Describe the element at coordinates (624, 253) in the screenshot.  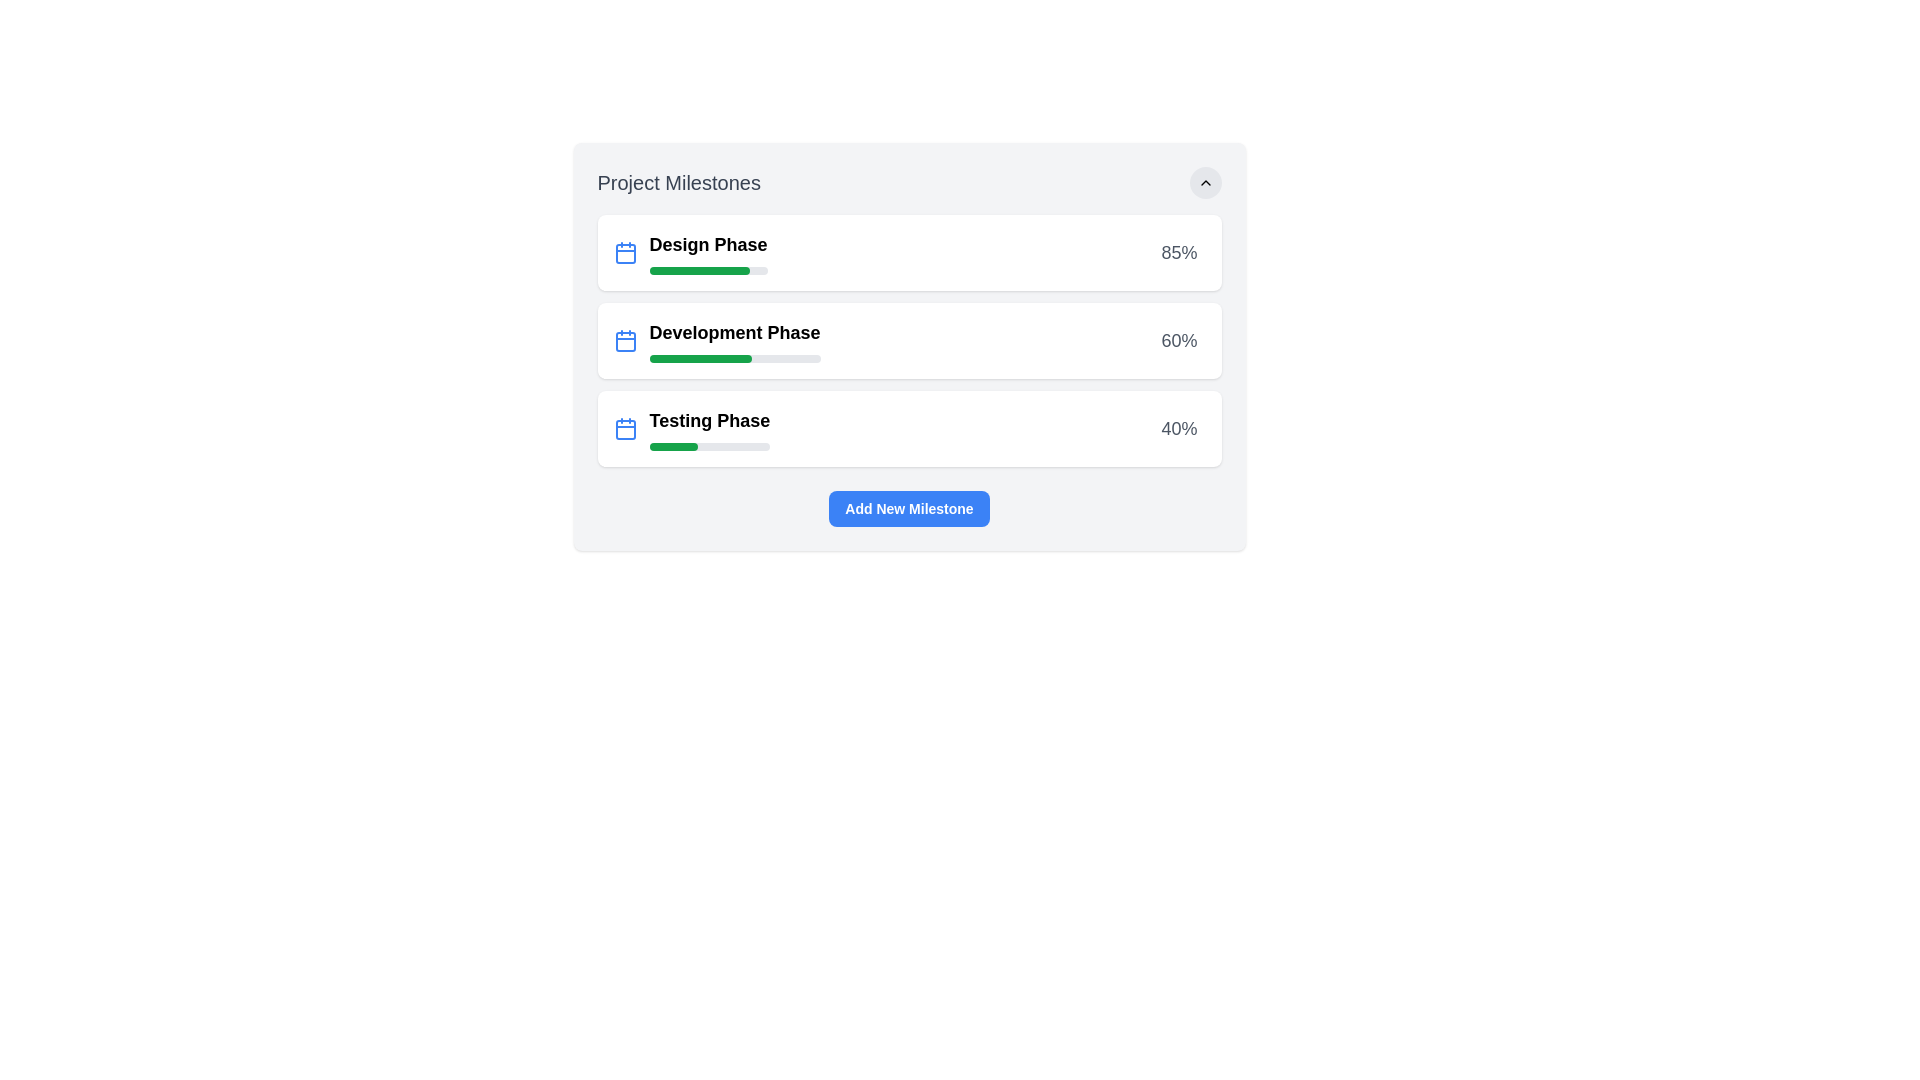
I see `the decorative shape within the calendar icon that represents a date or specific attribute, located adjacent to the 'Development Phase' label in the milestones list` at that location.